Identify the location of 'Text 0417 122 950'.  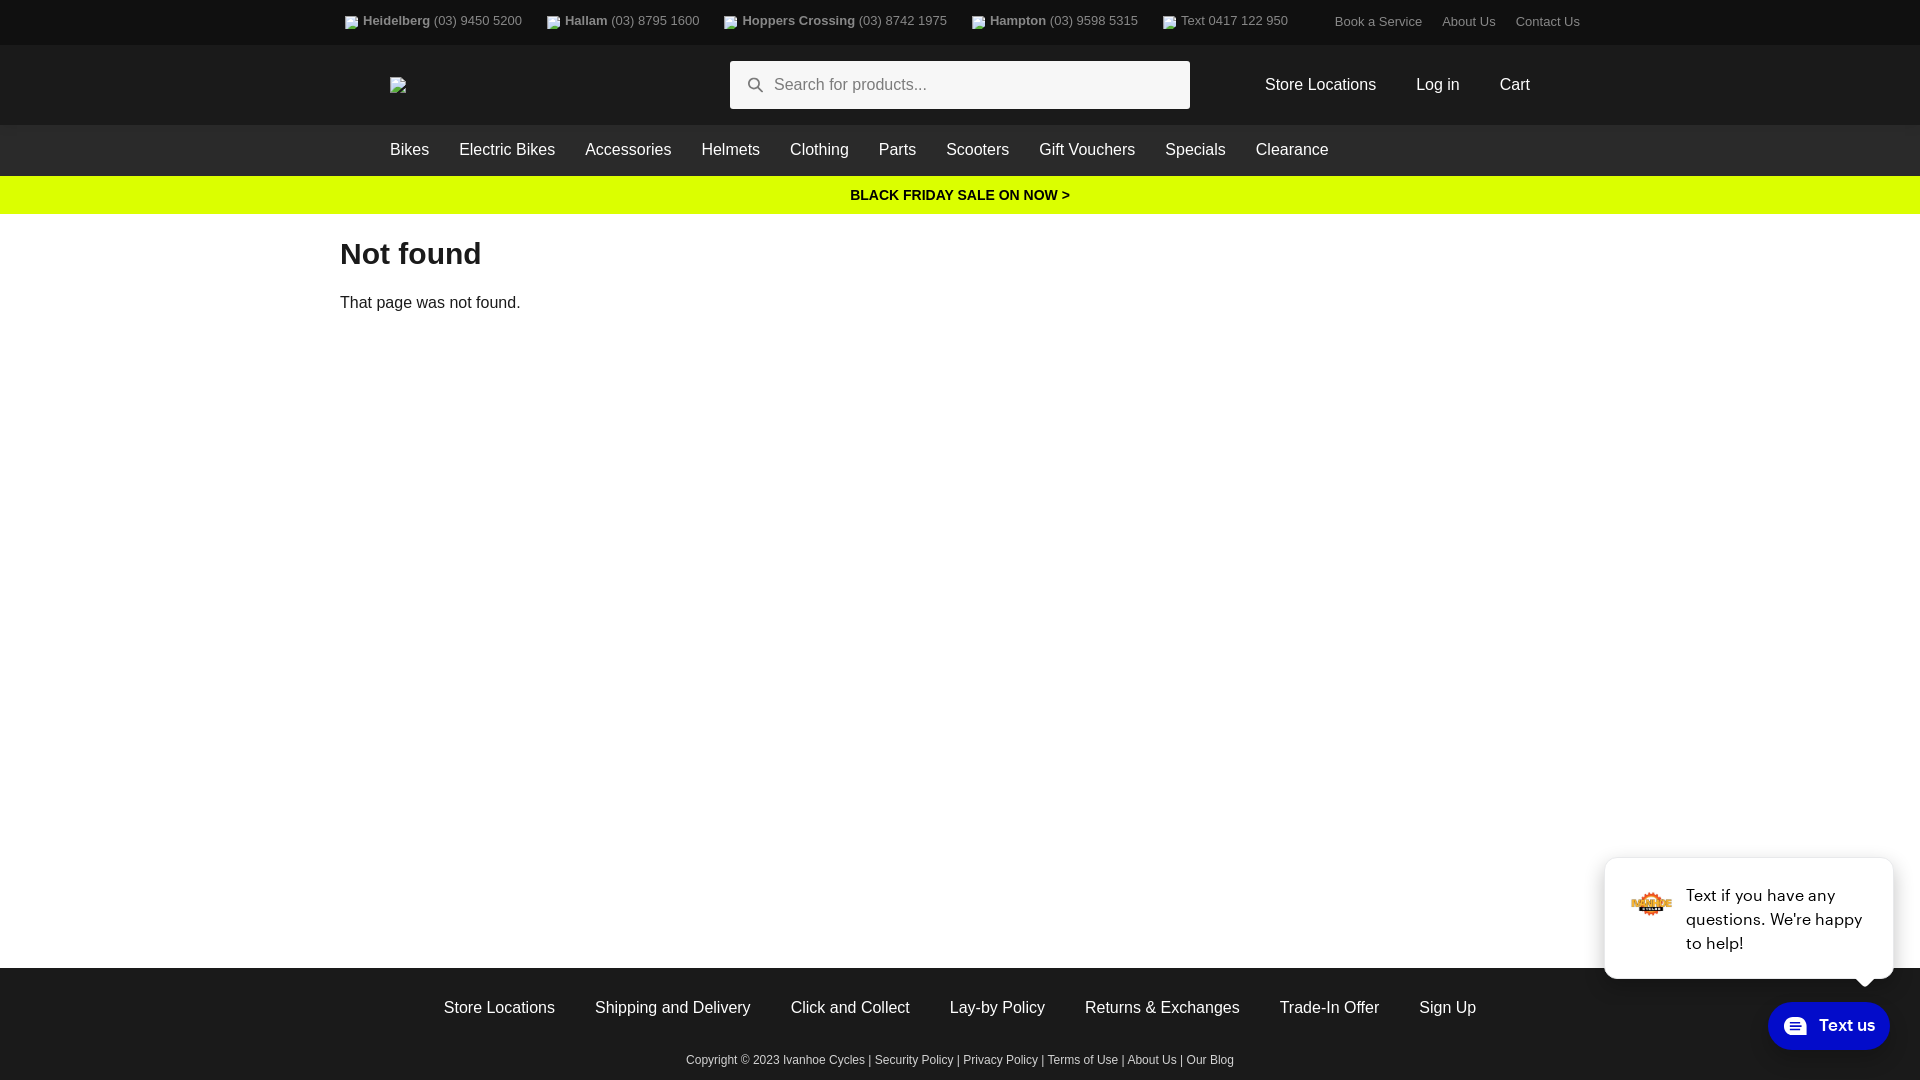
(1157, 22).